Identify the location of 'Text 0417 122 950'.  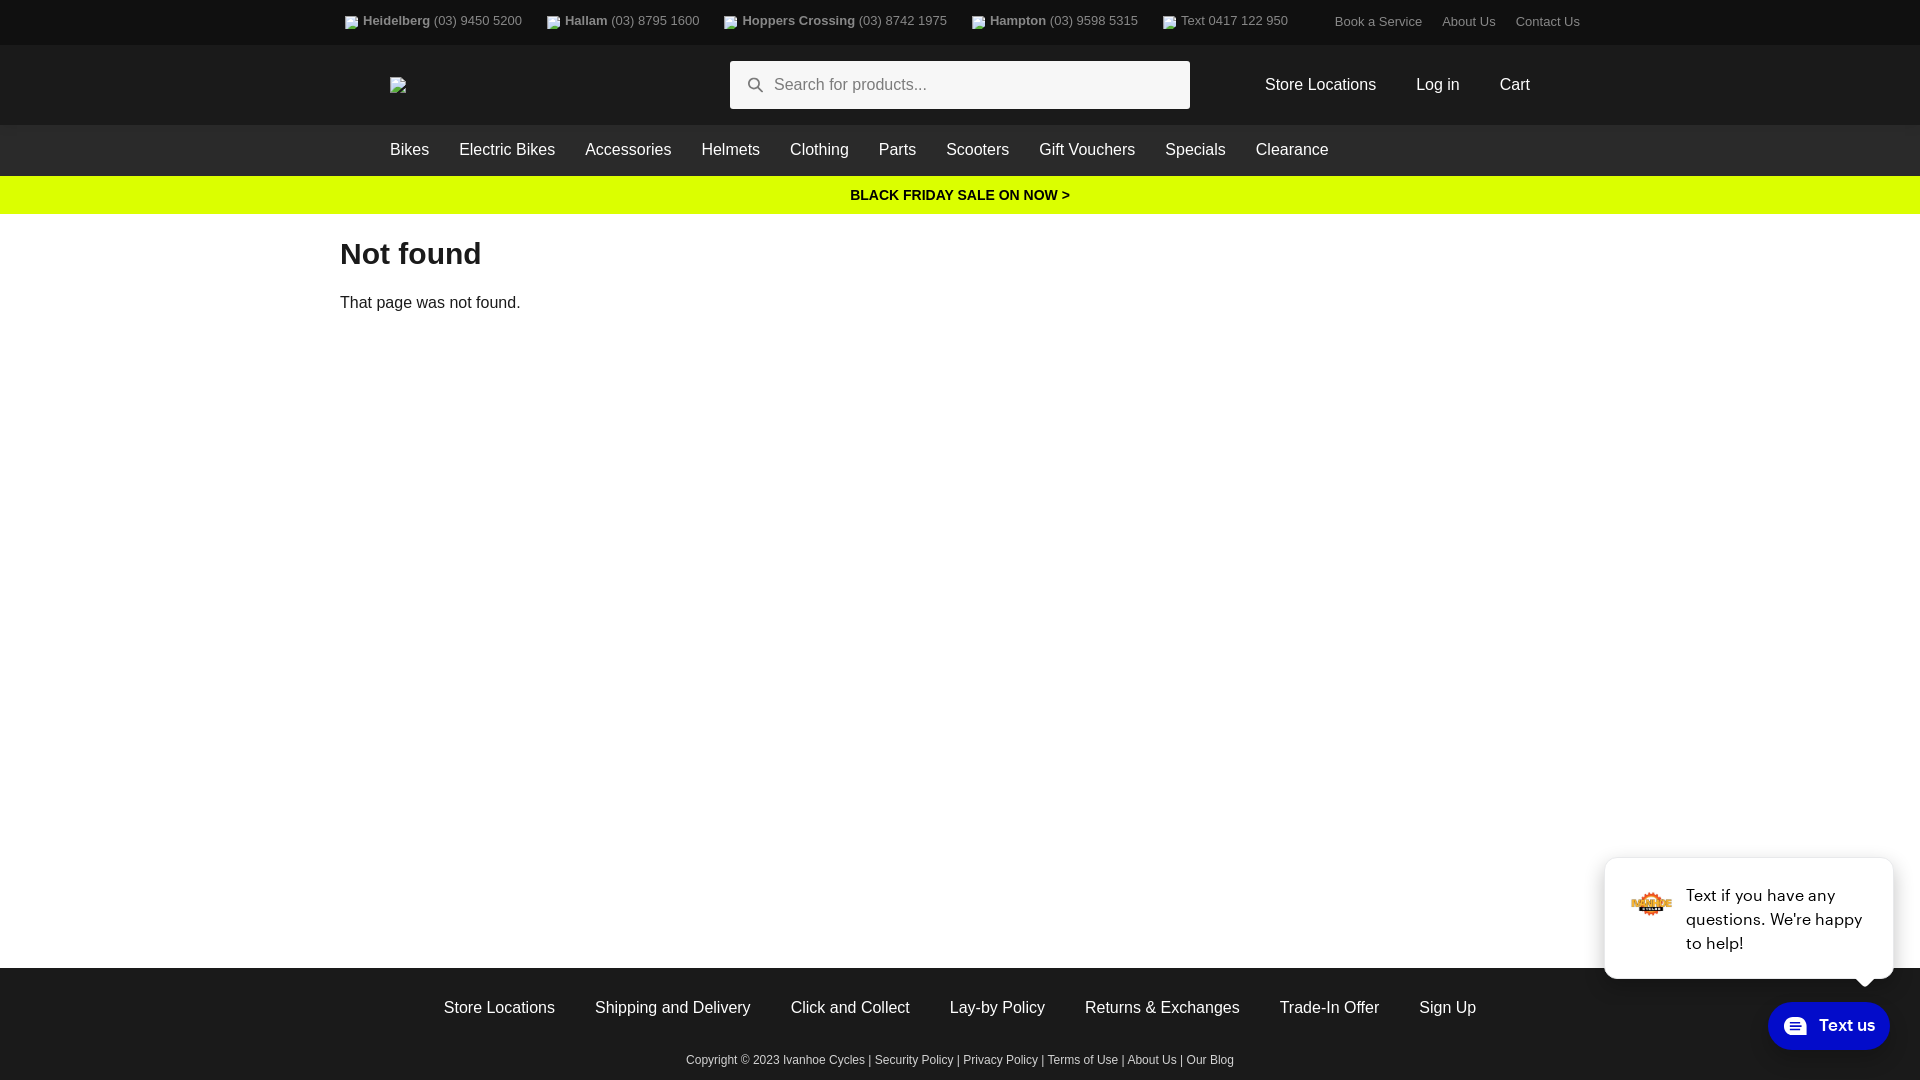
(1157, 22).